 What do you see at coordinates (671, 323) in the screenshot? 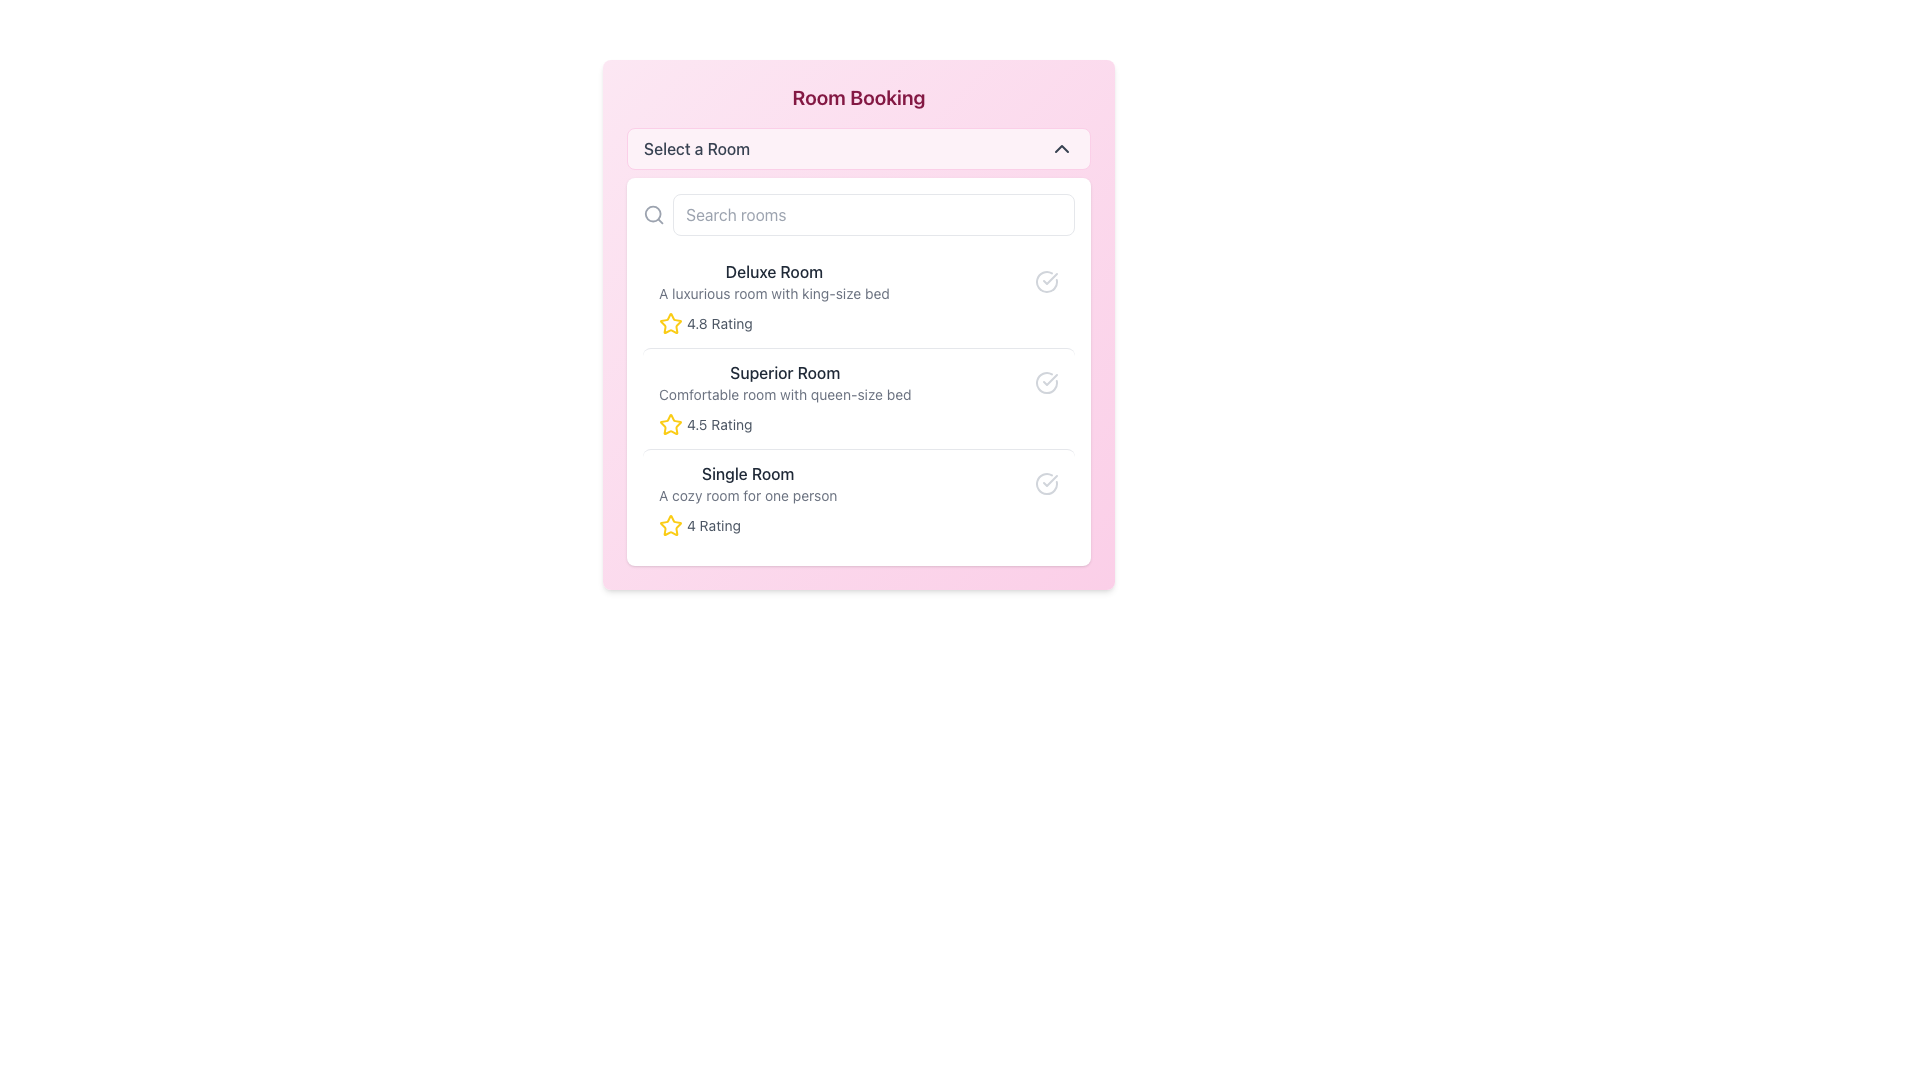
I see `the first graphical icon in the rating section that indicates the quality or score of the Deluxe Room, which is positioned directly before the text '4.8 Rating'` at bounding box center [671, 323].